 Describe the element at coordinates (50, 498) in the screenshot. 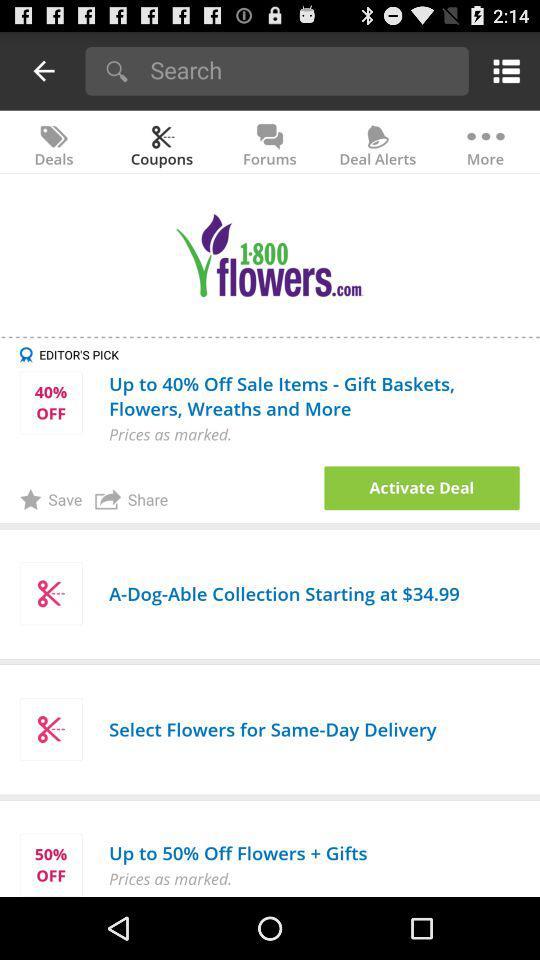

I see `item to the left of the share item` at that location.